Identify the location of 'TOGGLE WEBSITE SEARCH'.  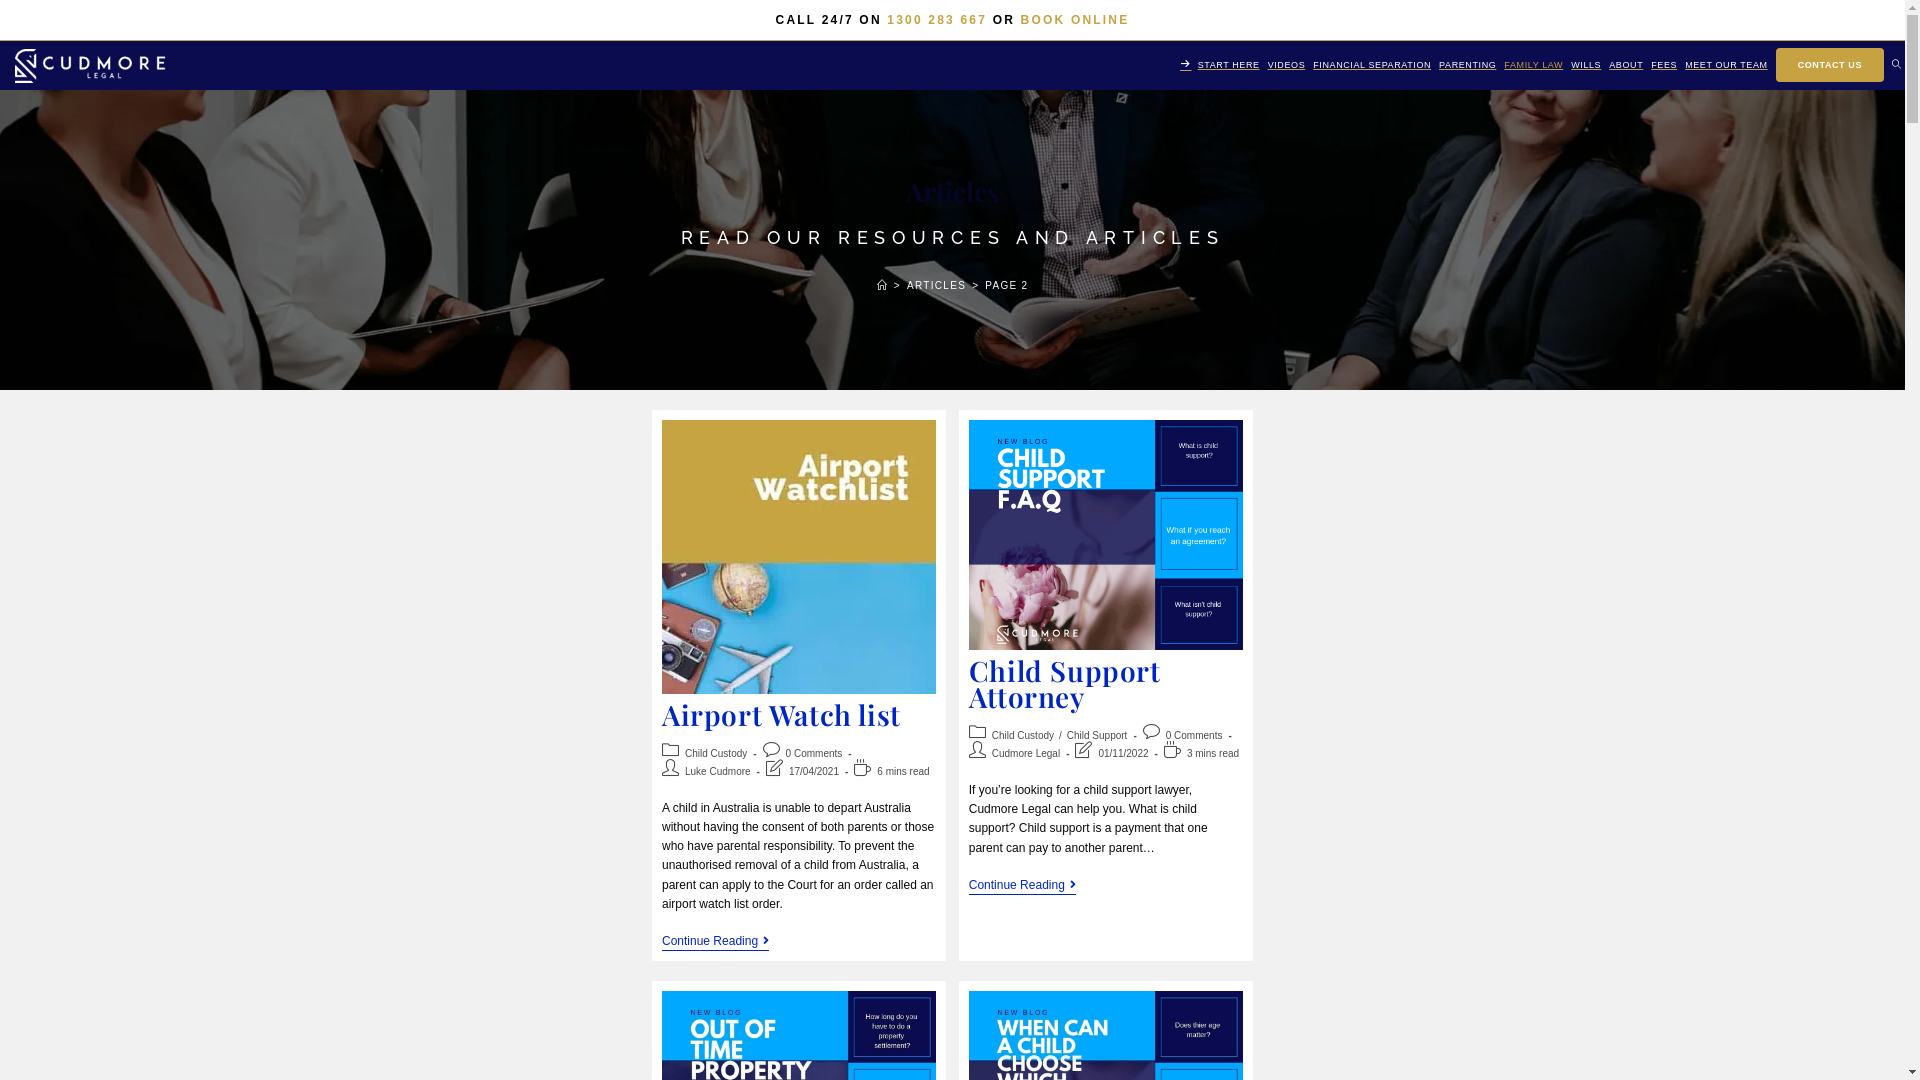
(1895, 64).